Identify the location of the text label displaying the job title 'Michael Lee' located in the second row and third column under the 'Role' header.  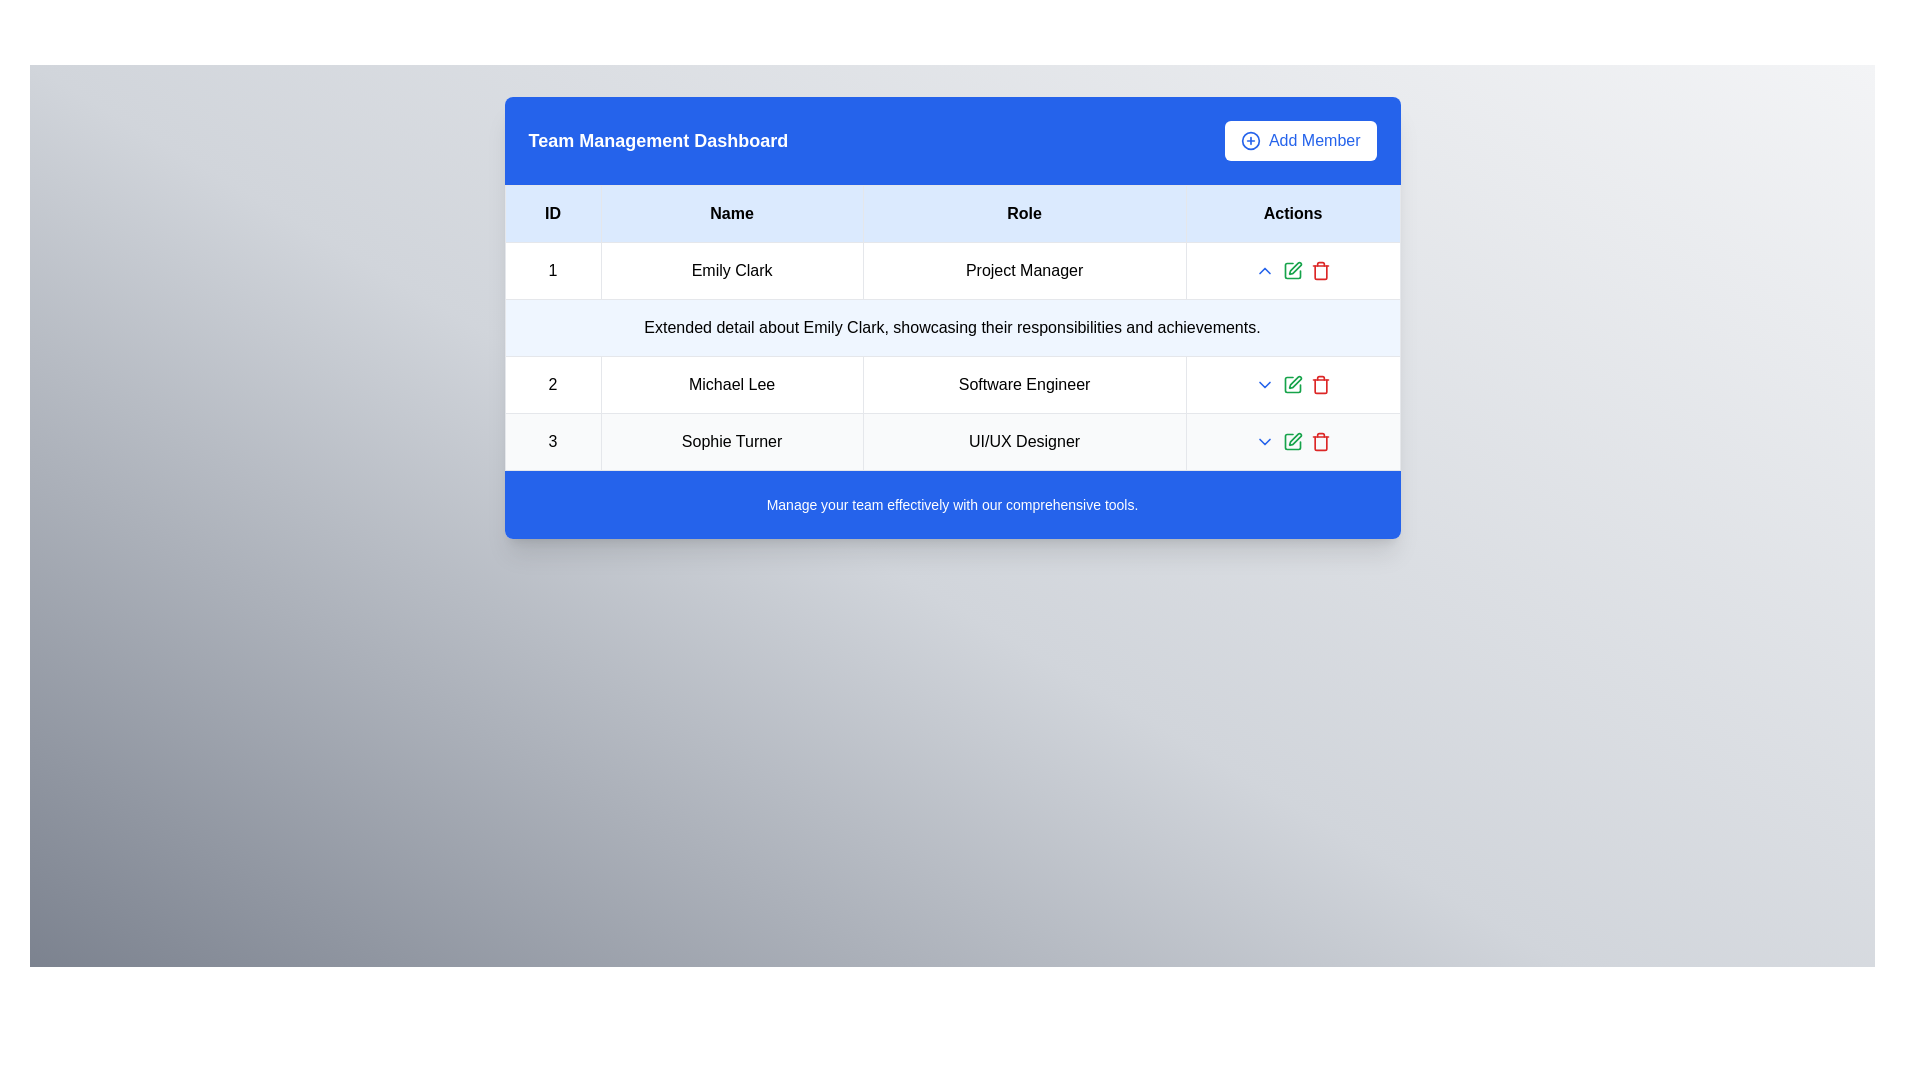
(1024, 385).